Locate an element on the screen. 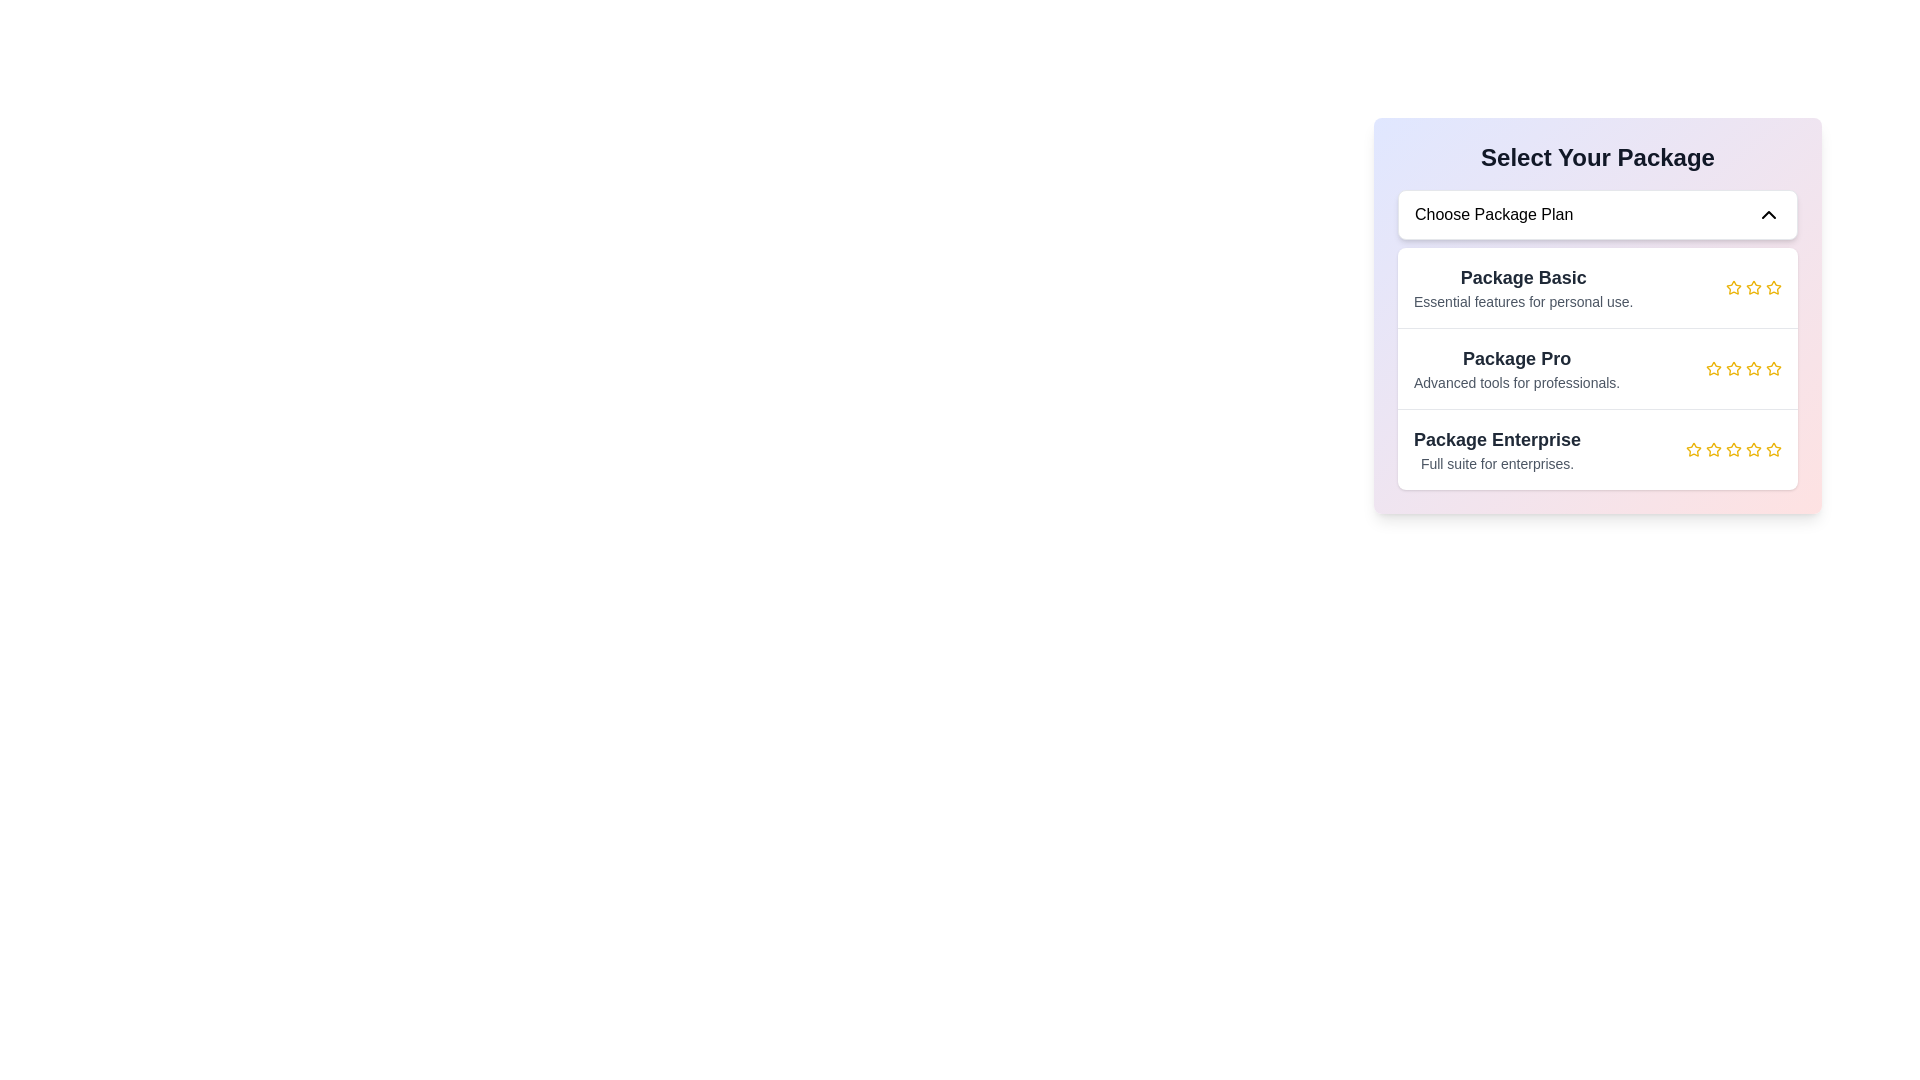 Image resolution: width=1920 pixels, height=1080 pixels. the selectable list item for 'Package Enterprise', which includes a bold title and a supporting subtitle is located at coordinates (1597, 448).